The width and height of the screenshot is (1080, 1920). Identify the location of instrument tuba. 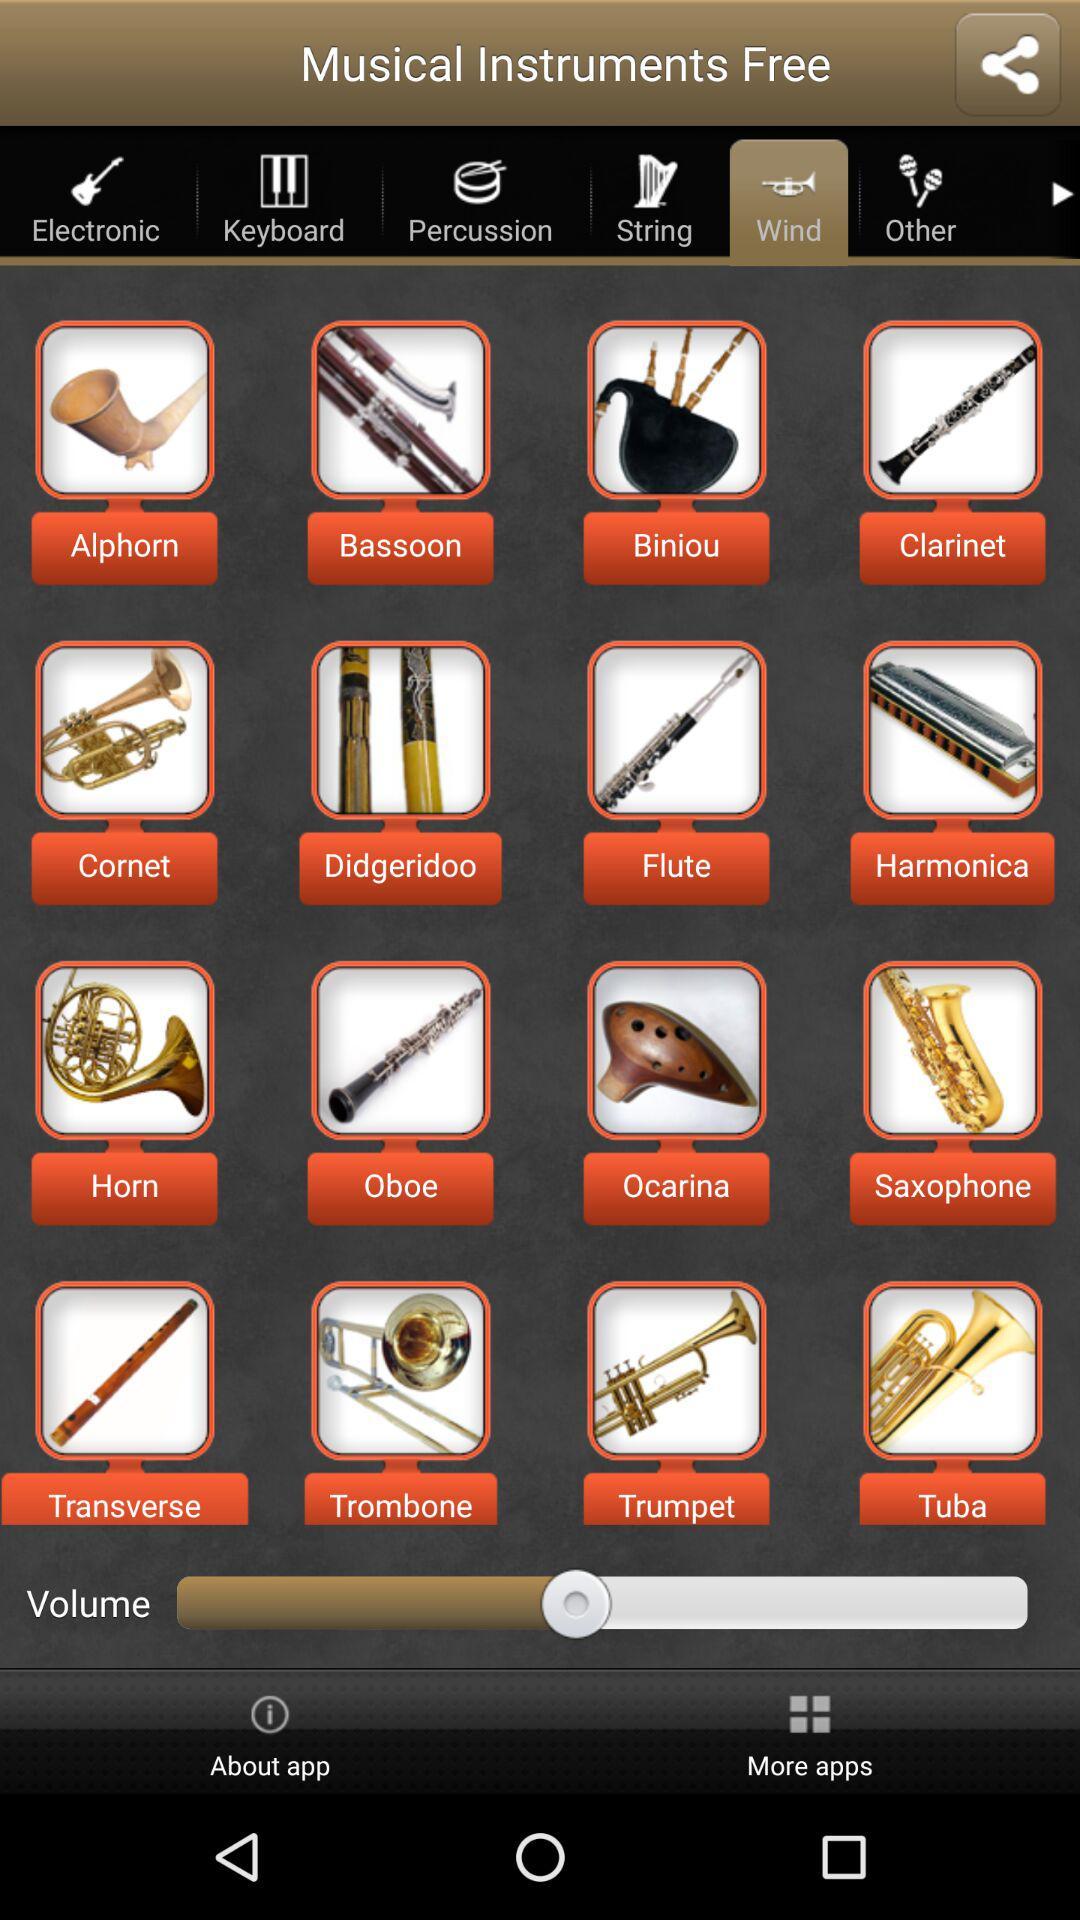
(951, 1369).